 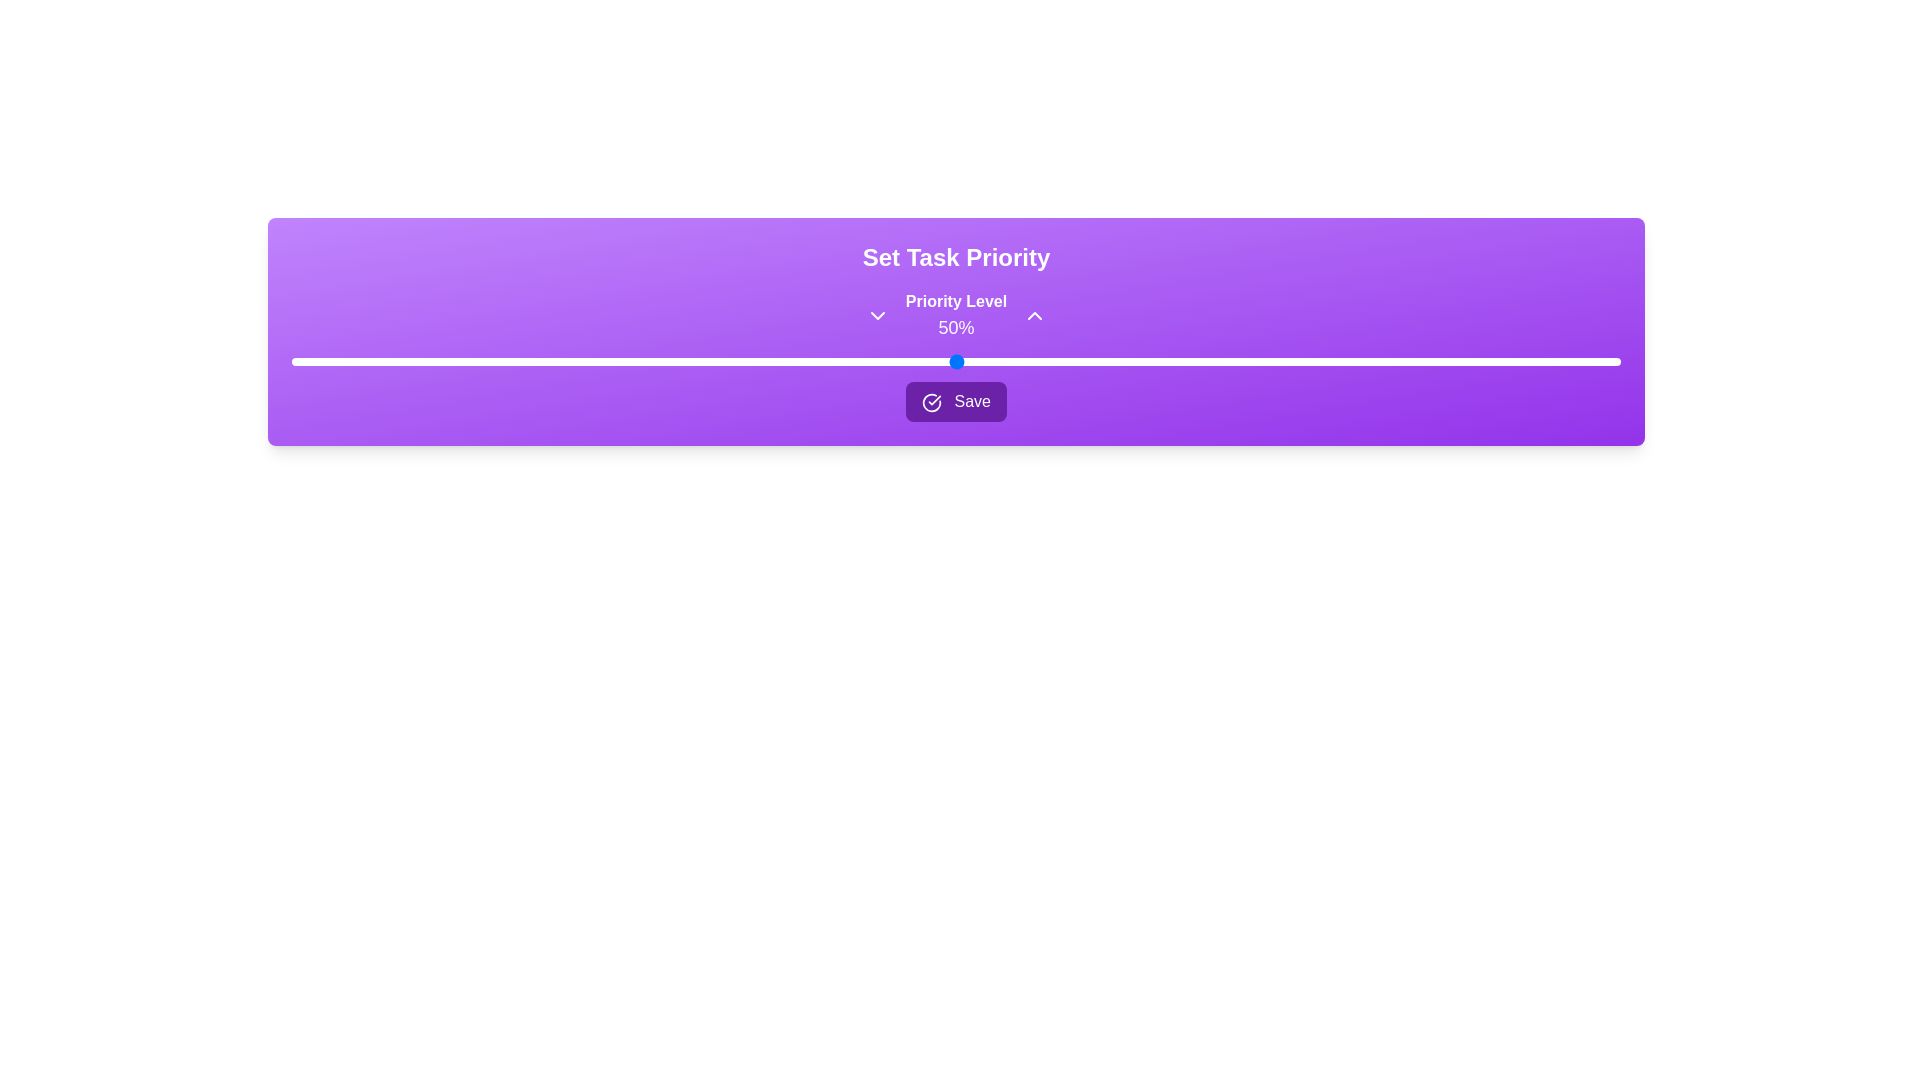 I want to click on the icon button located to the right of '50%', so click(x=1035, y=315).